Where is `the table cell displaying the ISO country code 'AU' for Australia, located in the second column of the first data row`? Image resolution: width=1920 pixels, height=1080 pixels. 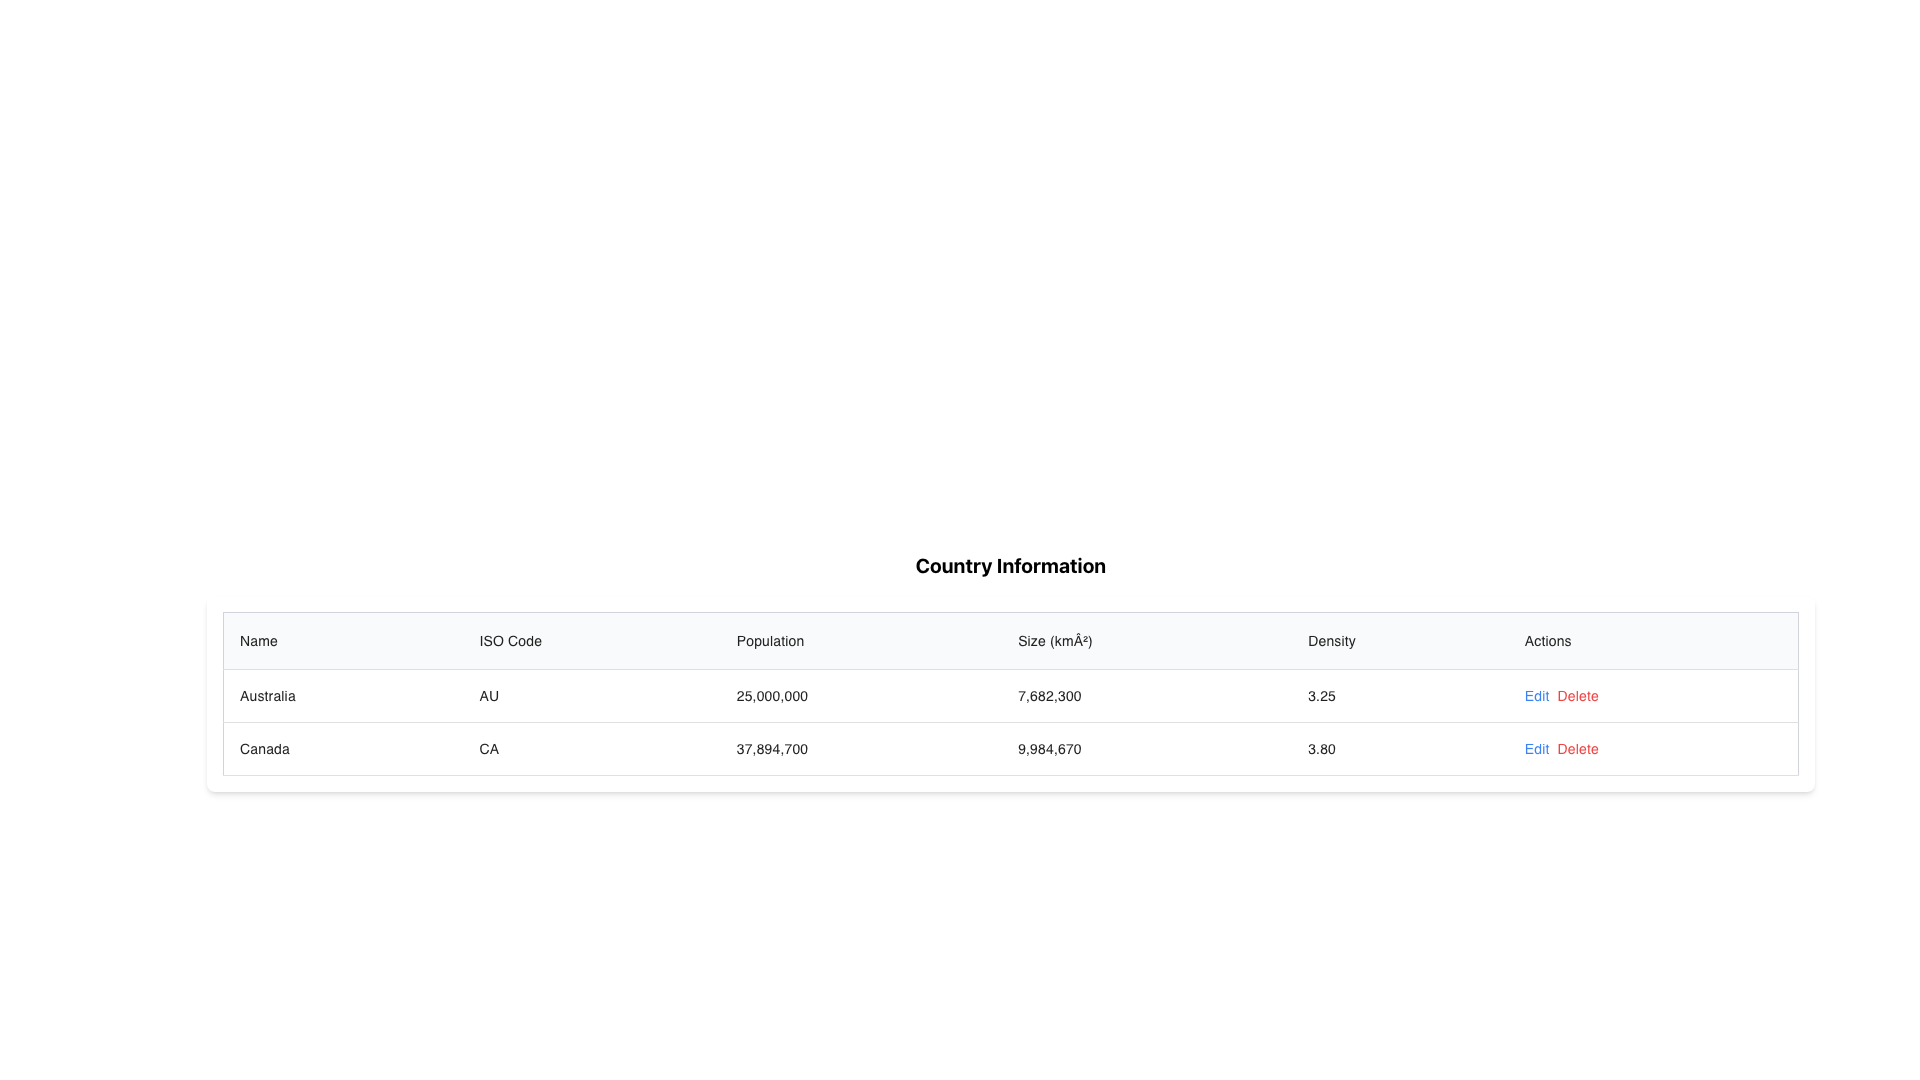 the table cell displaying the ISO country code 'AU' for Australia, located in the second column of the first data row is located at coordinates (591, 695).